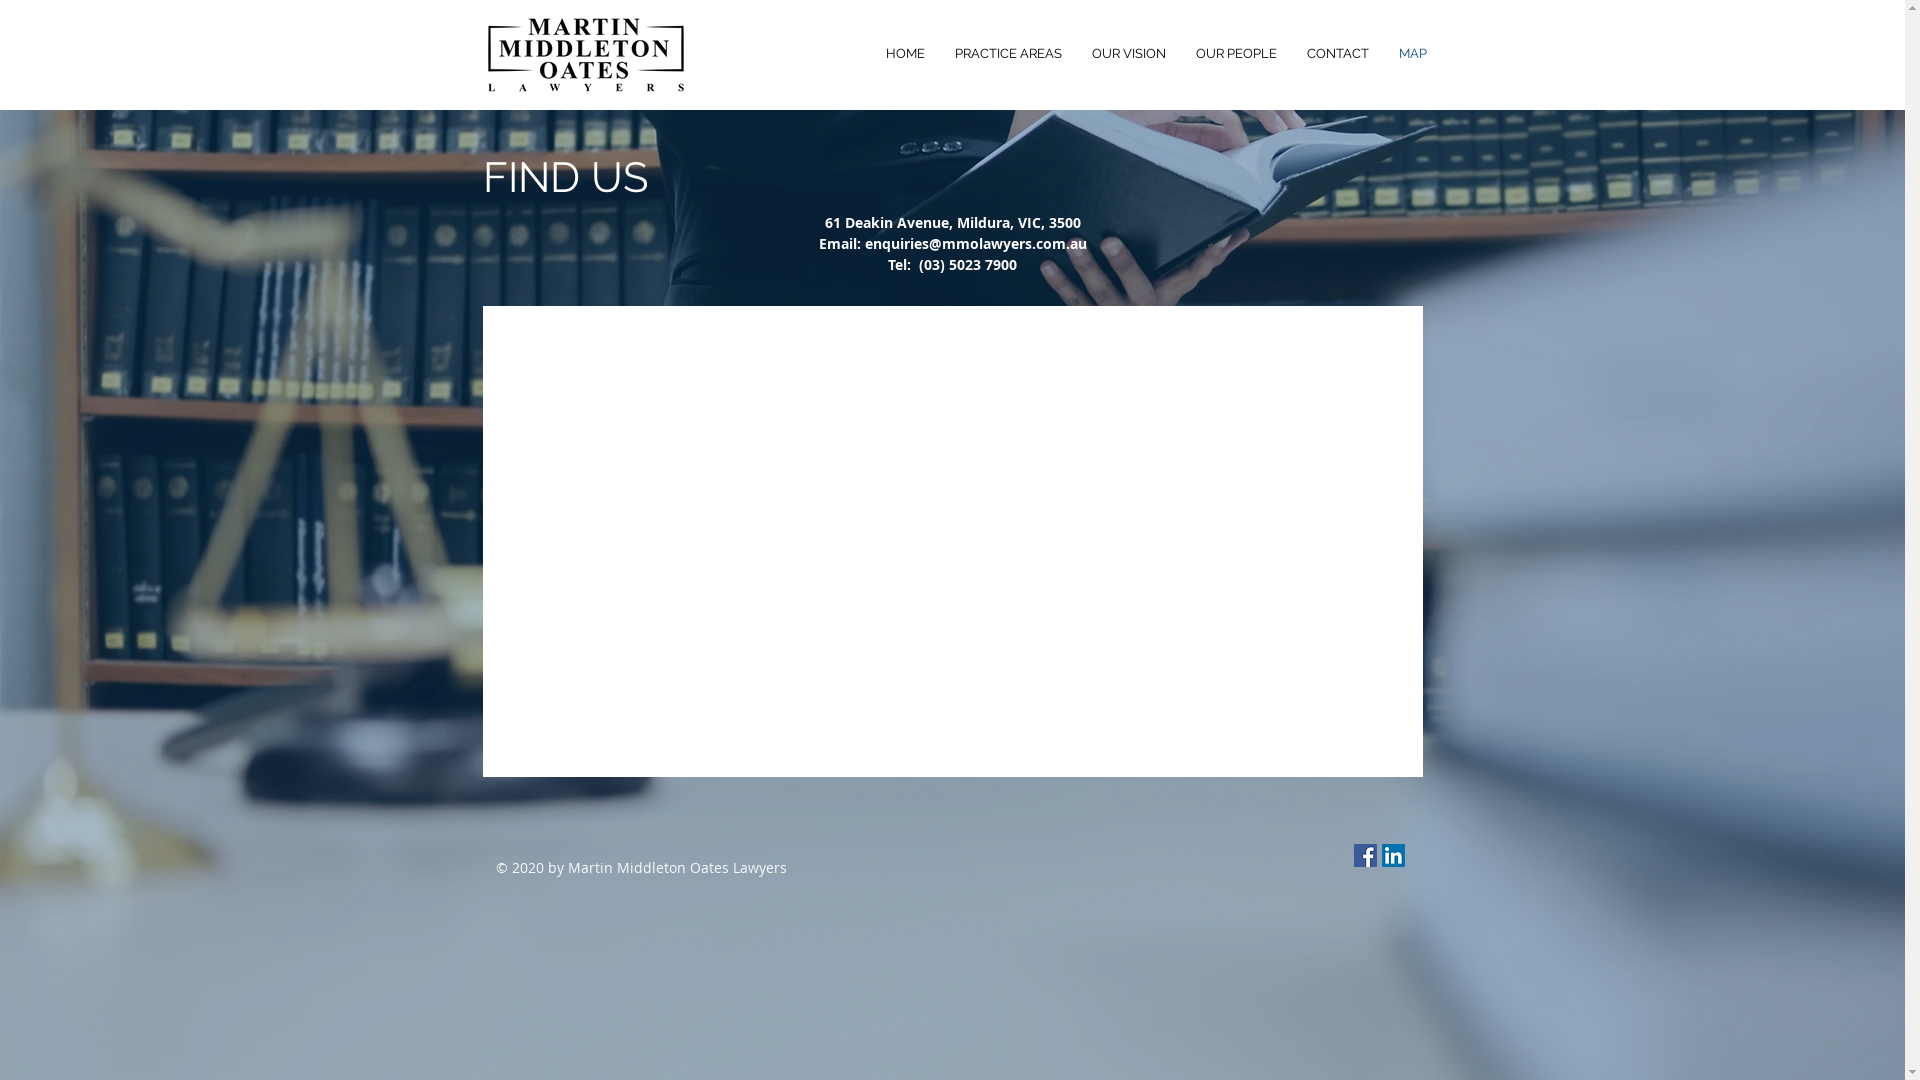 The image size is (1920, 1080). Describe the element at coordinates (903, 53) in the screenshot. I see `'HOME'` at that location.